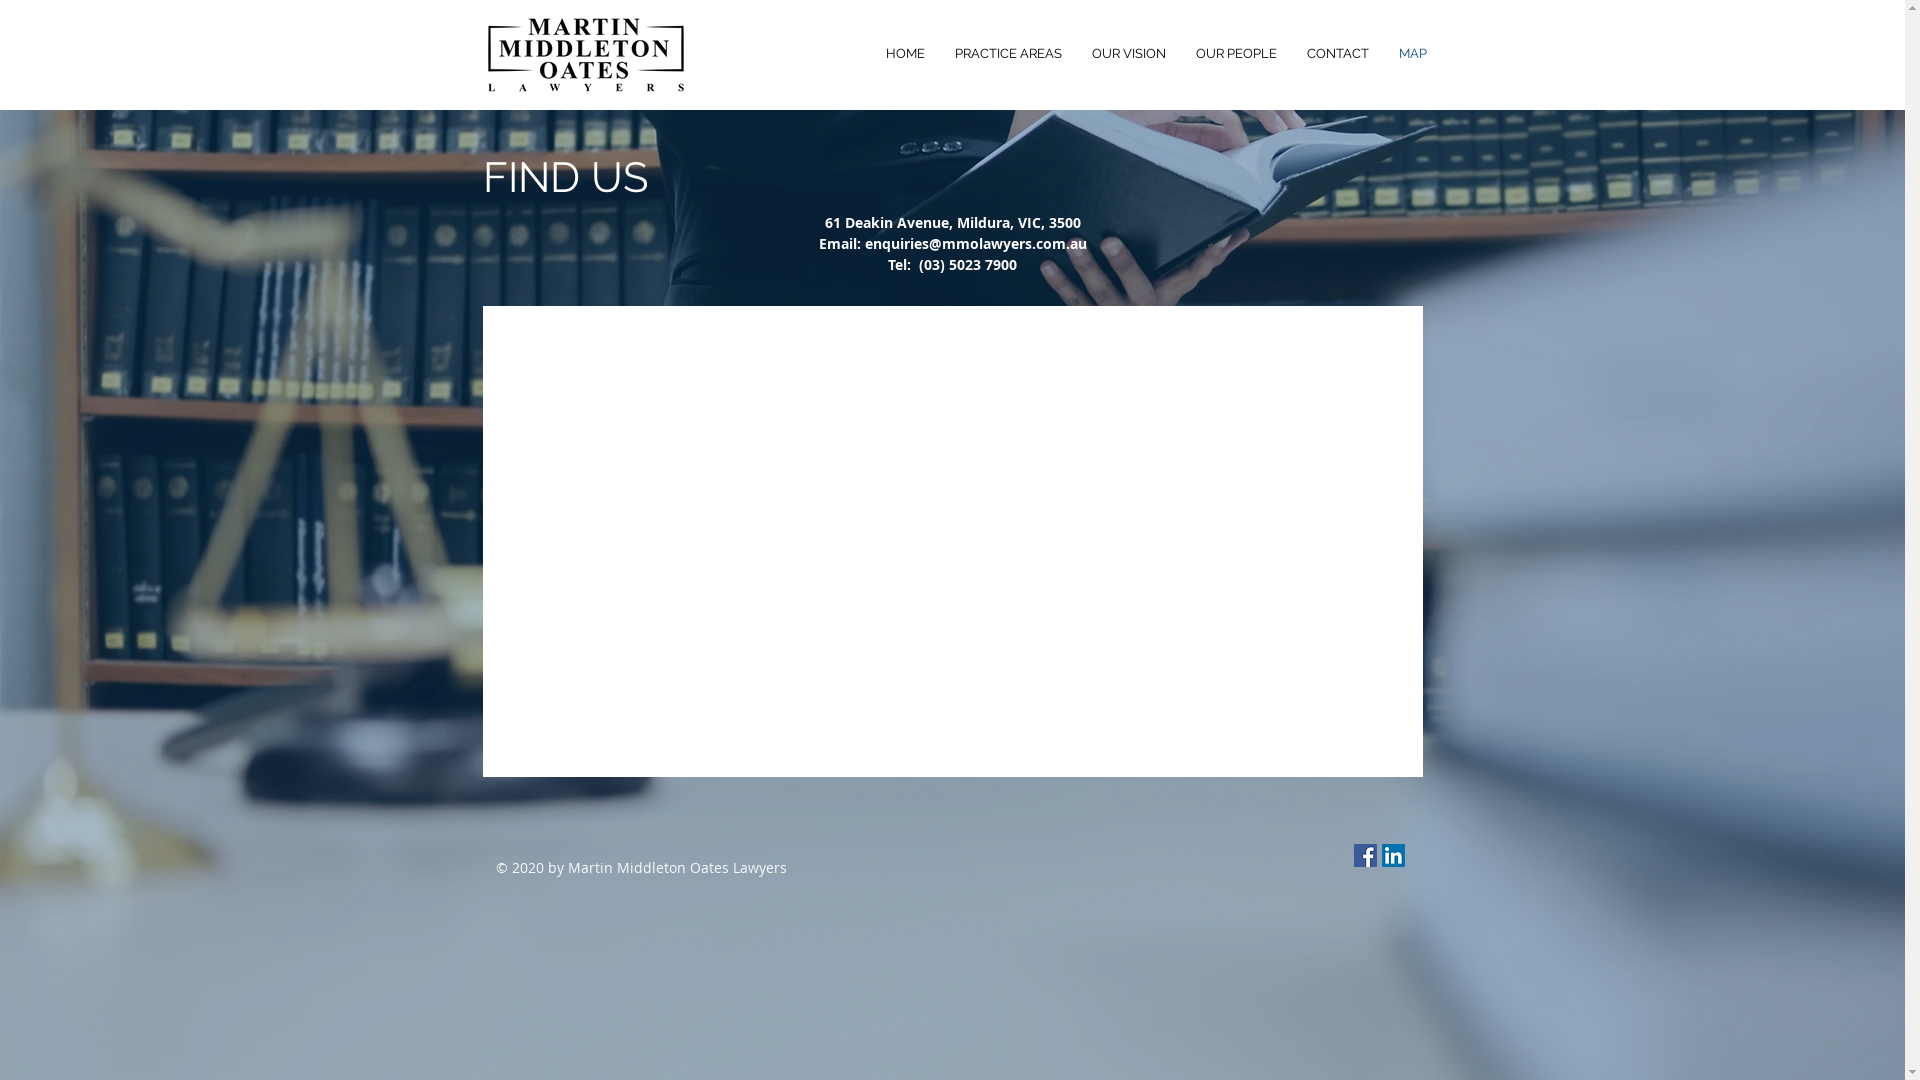 The image size is (1920, 1080). Describe the element at coordinates (903, 53) in the screenshot. I see `'HOME'` at that location.